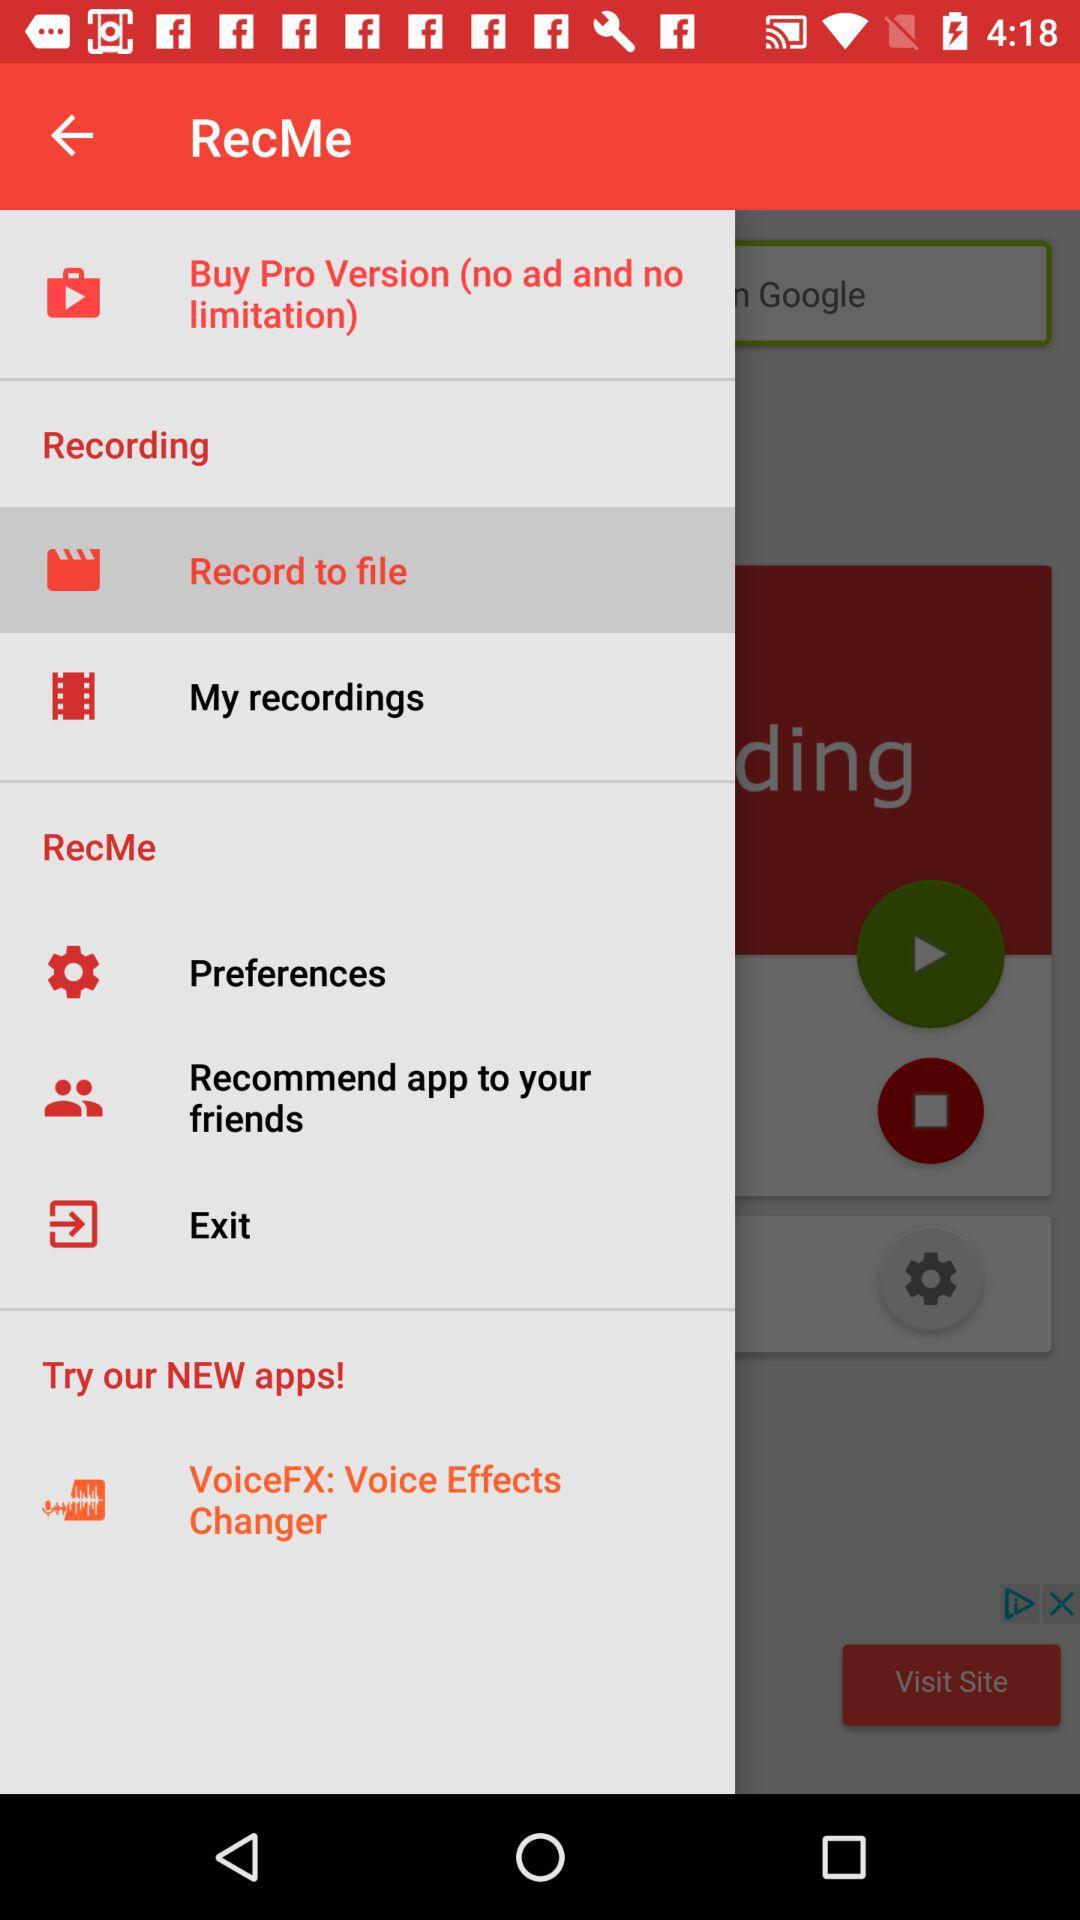 Image resolution: width=1080 pixels, height=1920 pixels. I want to click on settings, so click(930, 1283).